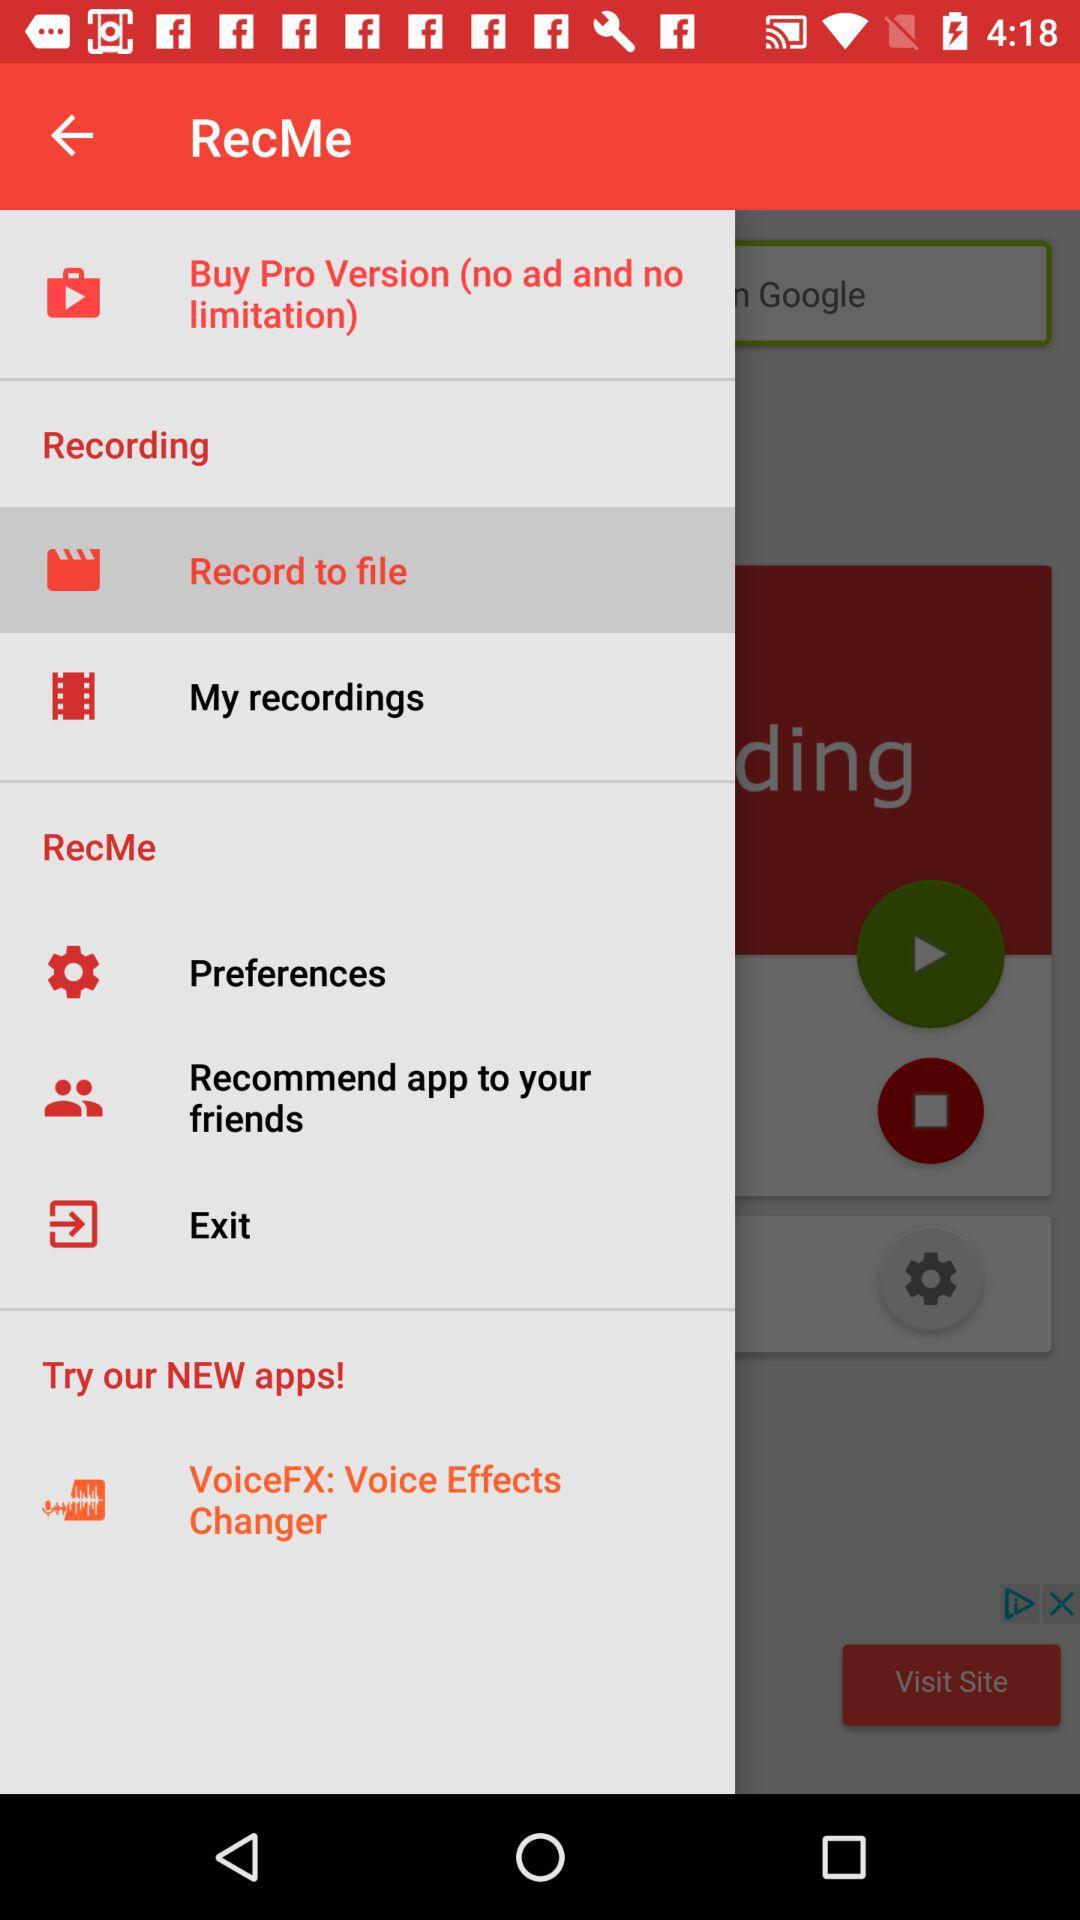 Image resolution: width=1080 pixels, height=1920 pixels. I want to click on settings, so click(930, 1283).